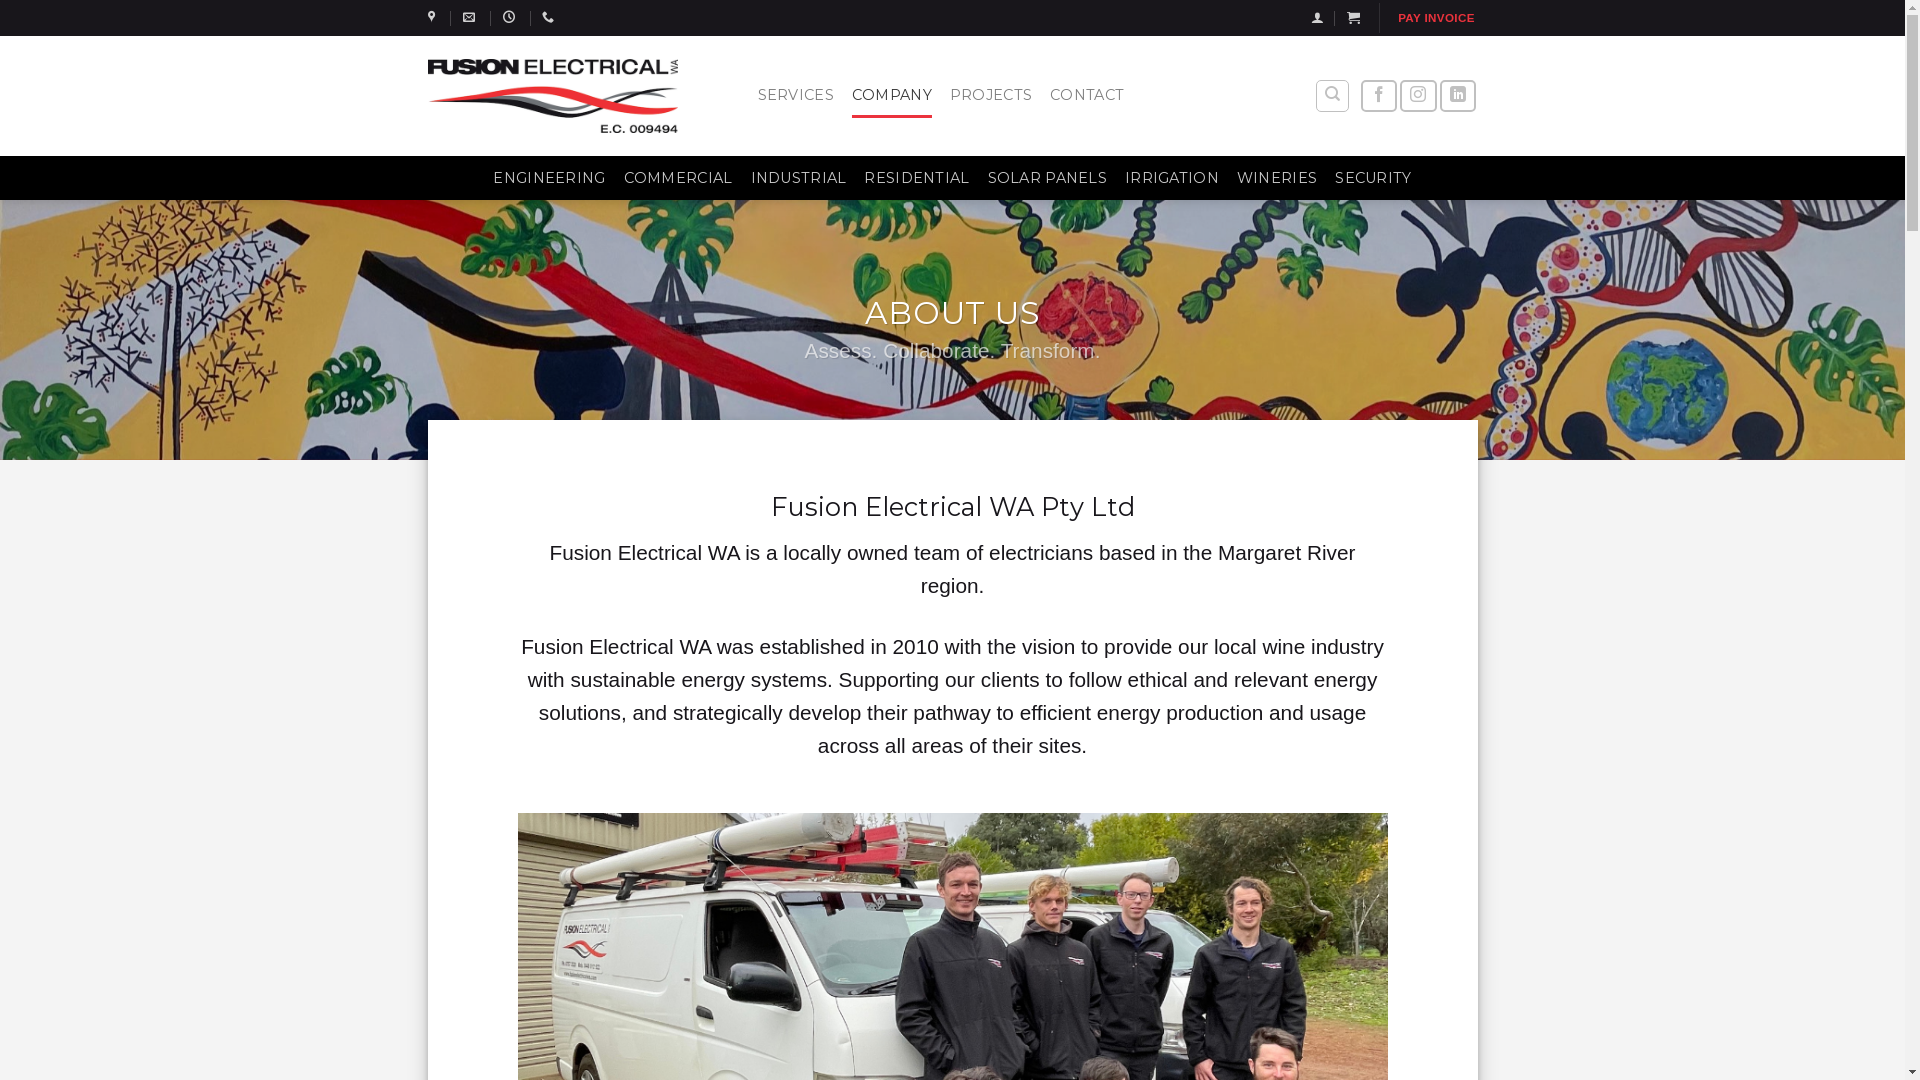 This screenshot has height=1080, width=1920. What do you see at coordinates (678, 176) in the screenshot?
I see `'COMMERCIAL'` at bounding box center [678, 176].